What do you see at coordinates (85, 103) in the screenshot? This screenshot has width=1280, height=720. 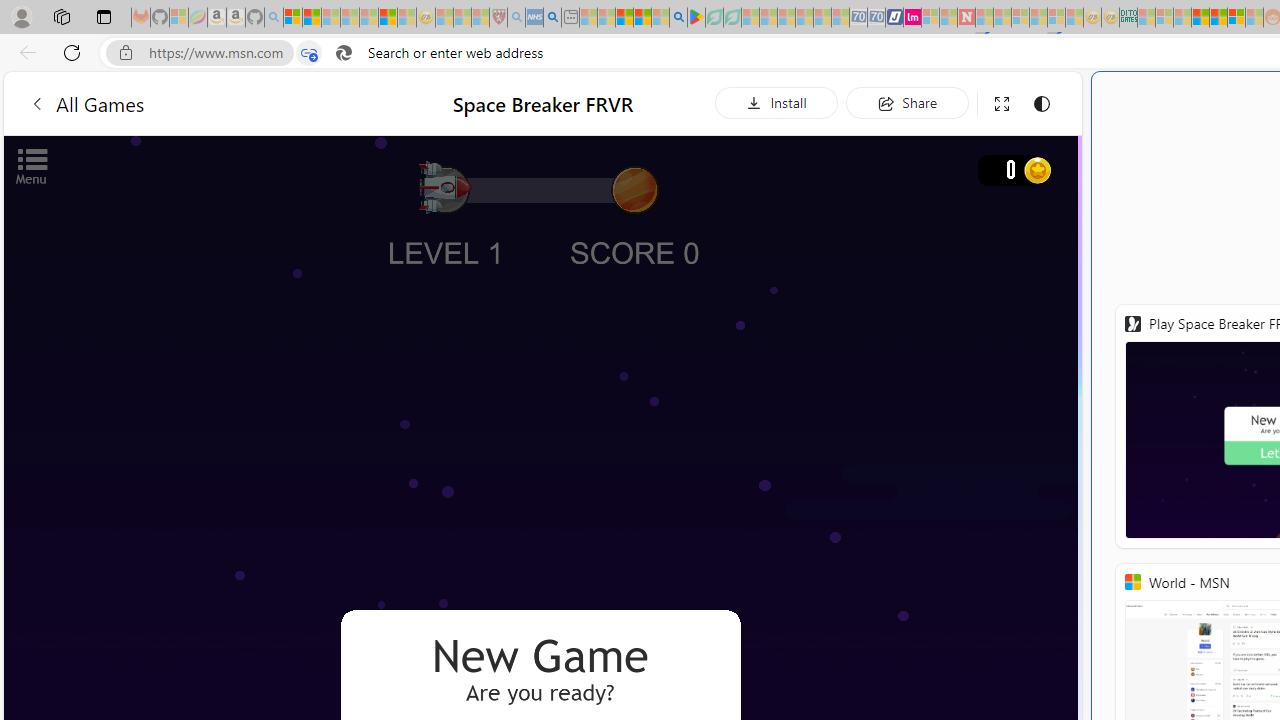 I see `'All Games'` at bounding box center [85, 103].